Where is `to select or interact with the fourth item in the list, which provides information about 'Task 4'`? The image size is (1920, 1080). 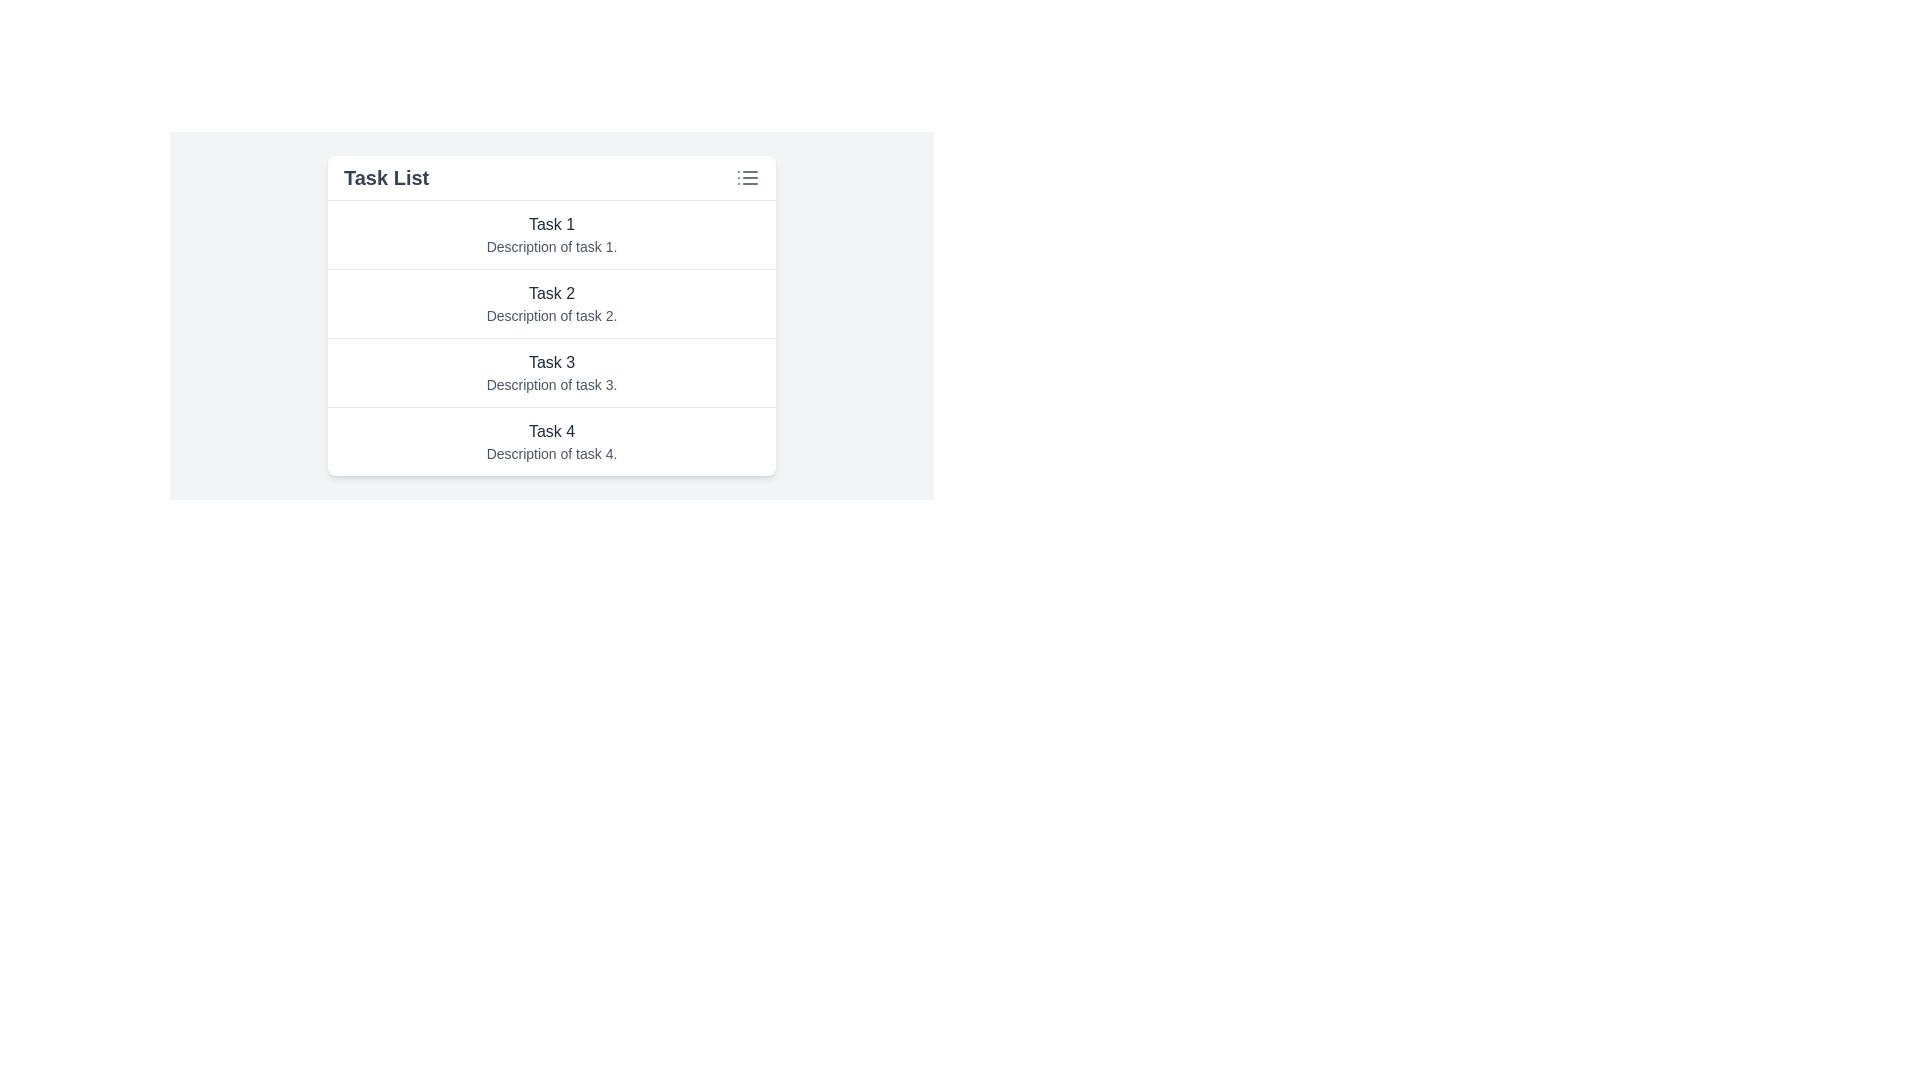
to select or interact with the fourth item in the list, which provides information about 'Task 4' is located at coordinates (552, 441).